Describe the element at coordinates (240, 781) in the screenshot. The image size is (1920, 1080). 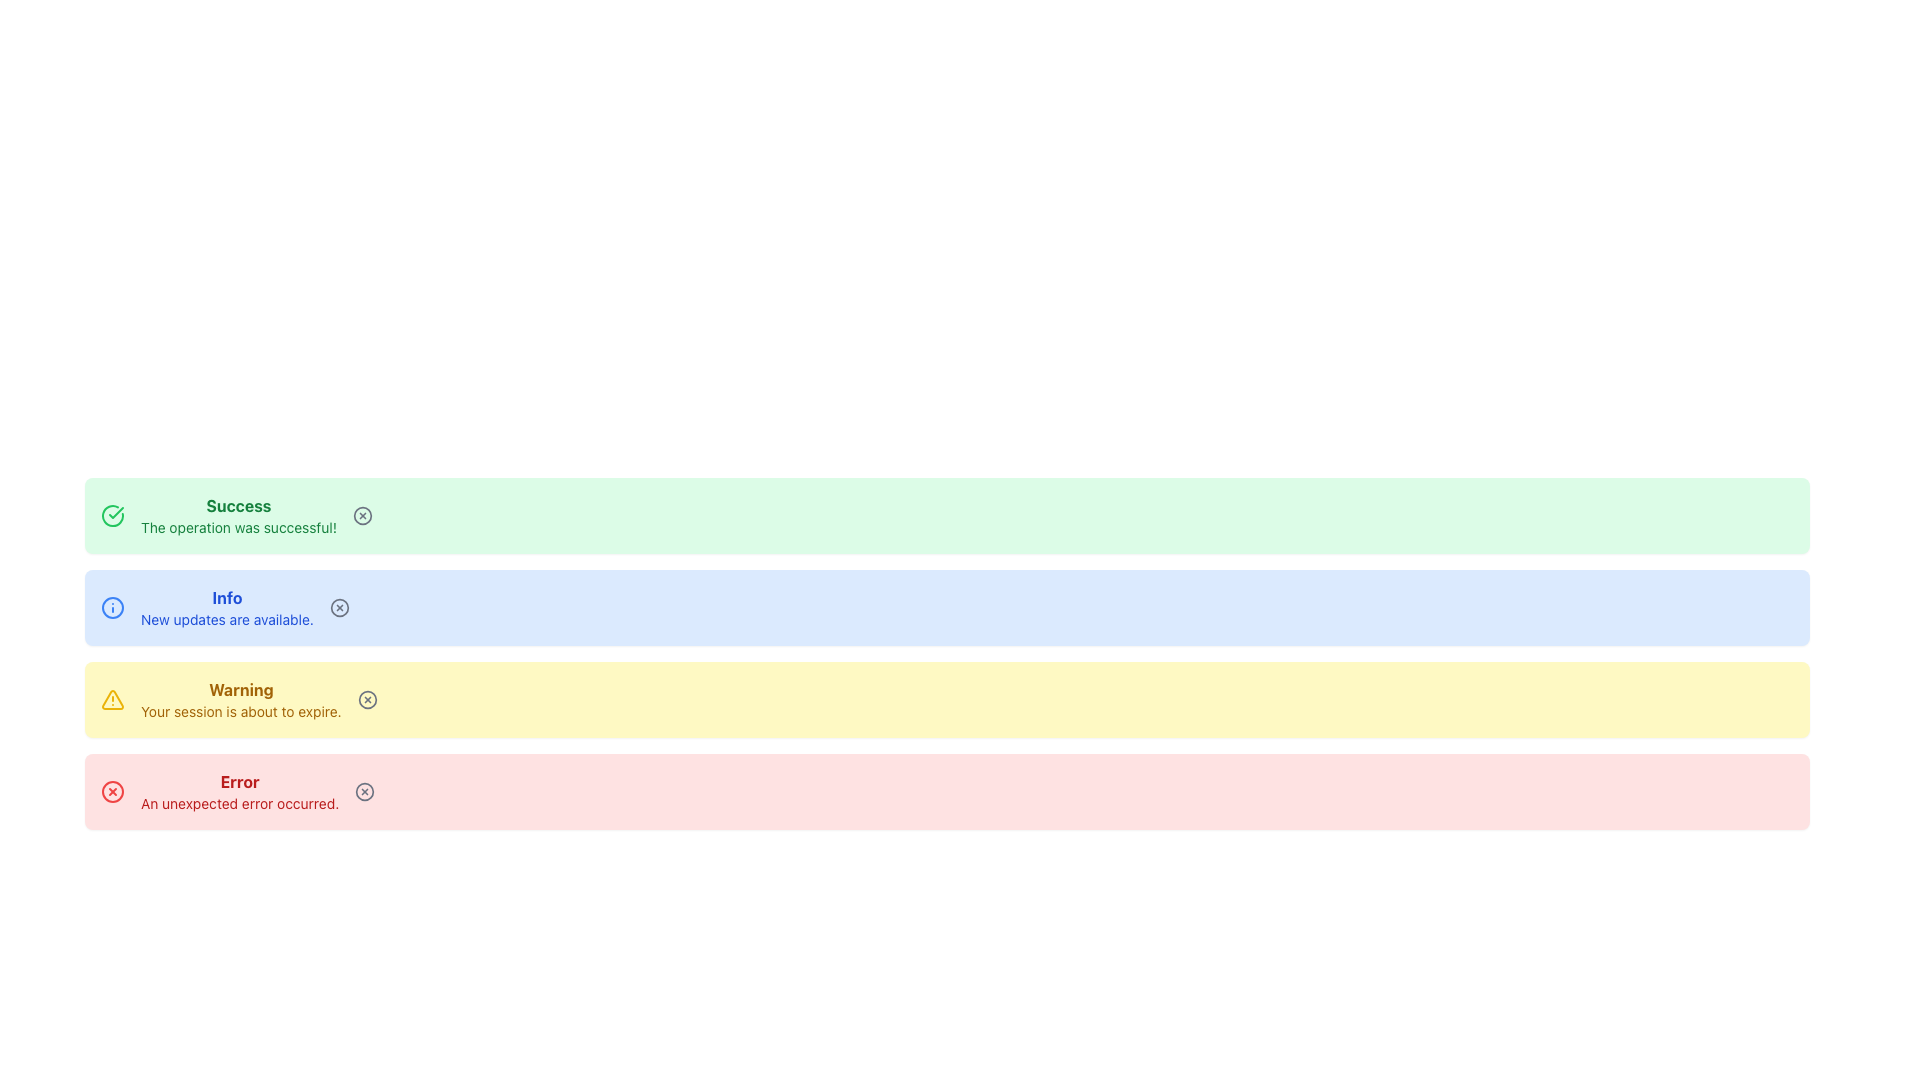
I see `bold, red-colored text label that says 'Error', located at the top-left corner of a red notification box` at that location.